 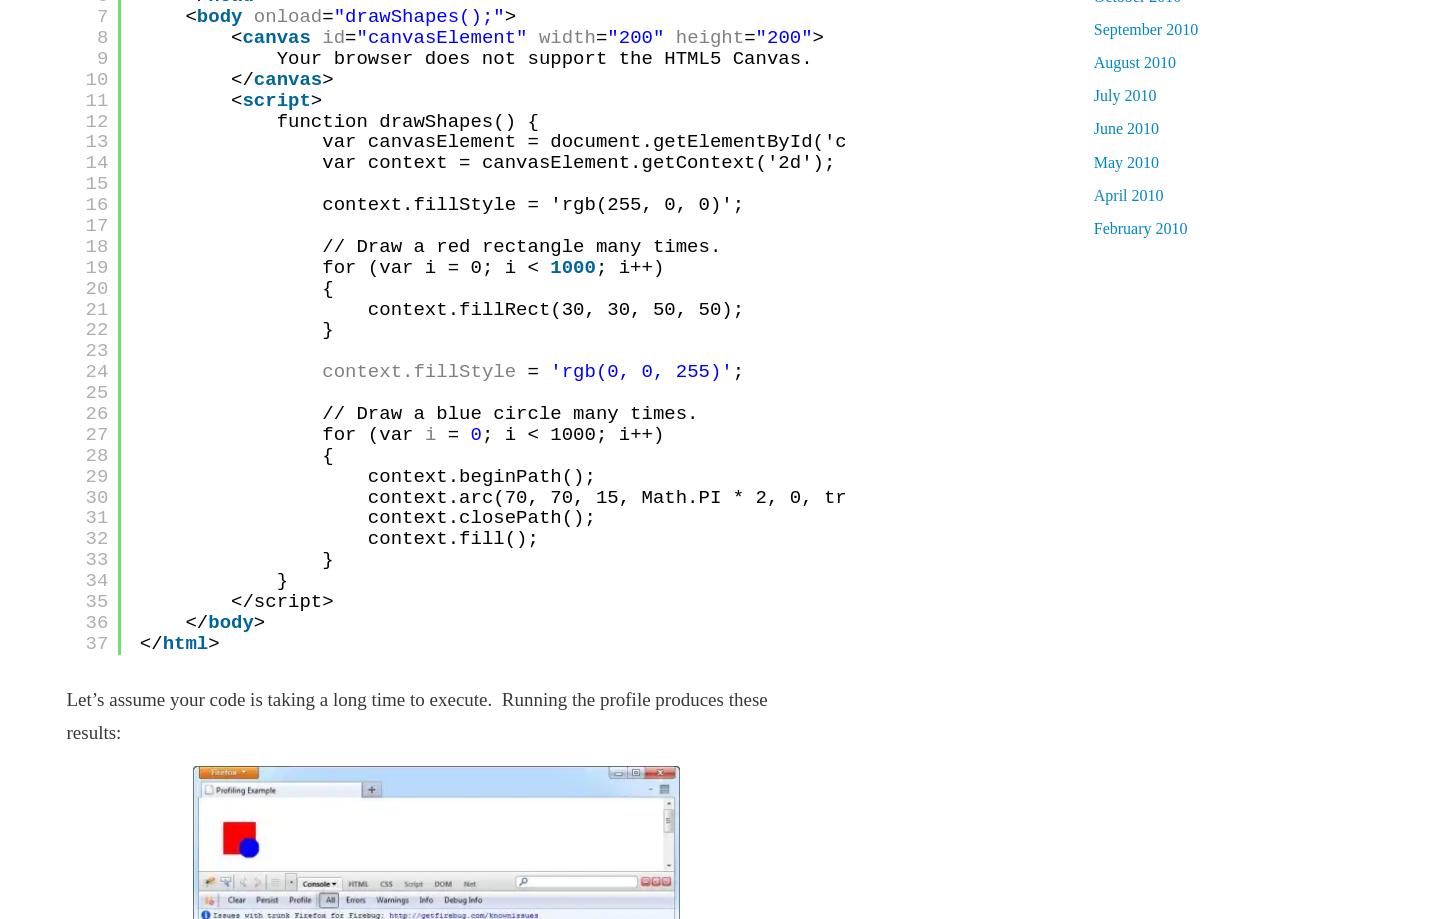 What do you see at coordinates (287, 17) in the screenshot?
I see `'onload'` at bounding box center [287, 17].